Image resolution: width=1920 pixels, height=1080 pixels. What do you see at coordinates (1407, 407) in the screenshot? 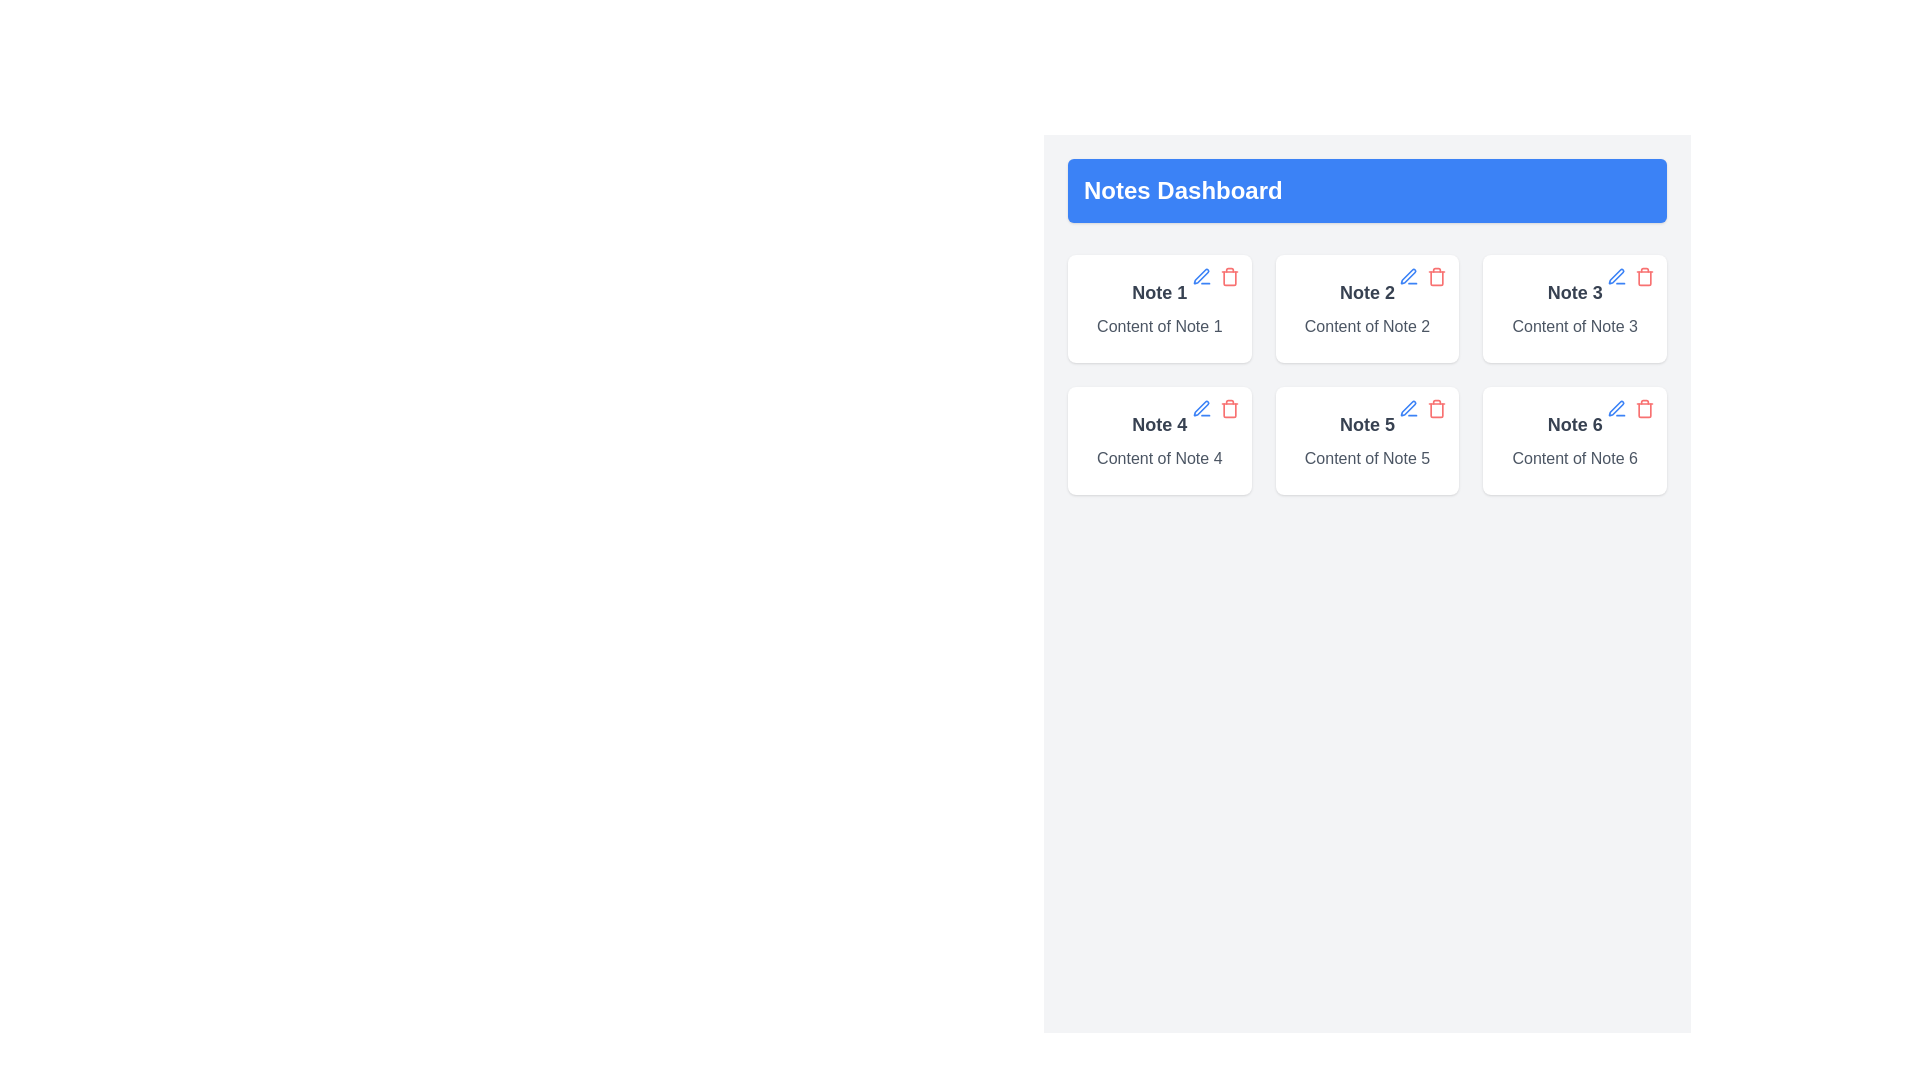
I see `the pen icon located at the top-right corner of the 'Note 1' card` at bounding box center [1407, 407].